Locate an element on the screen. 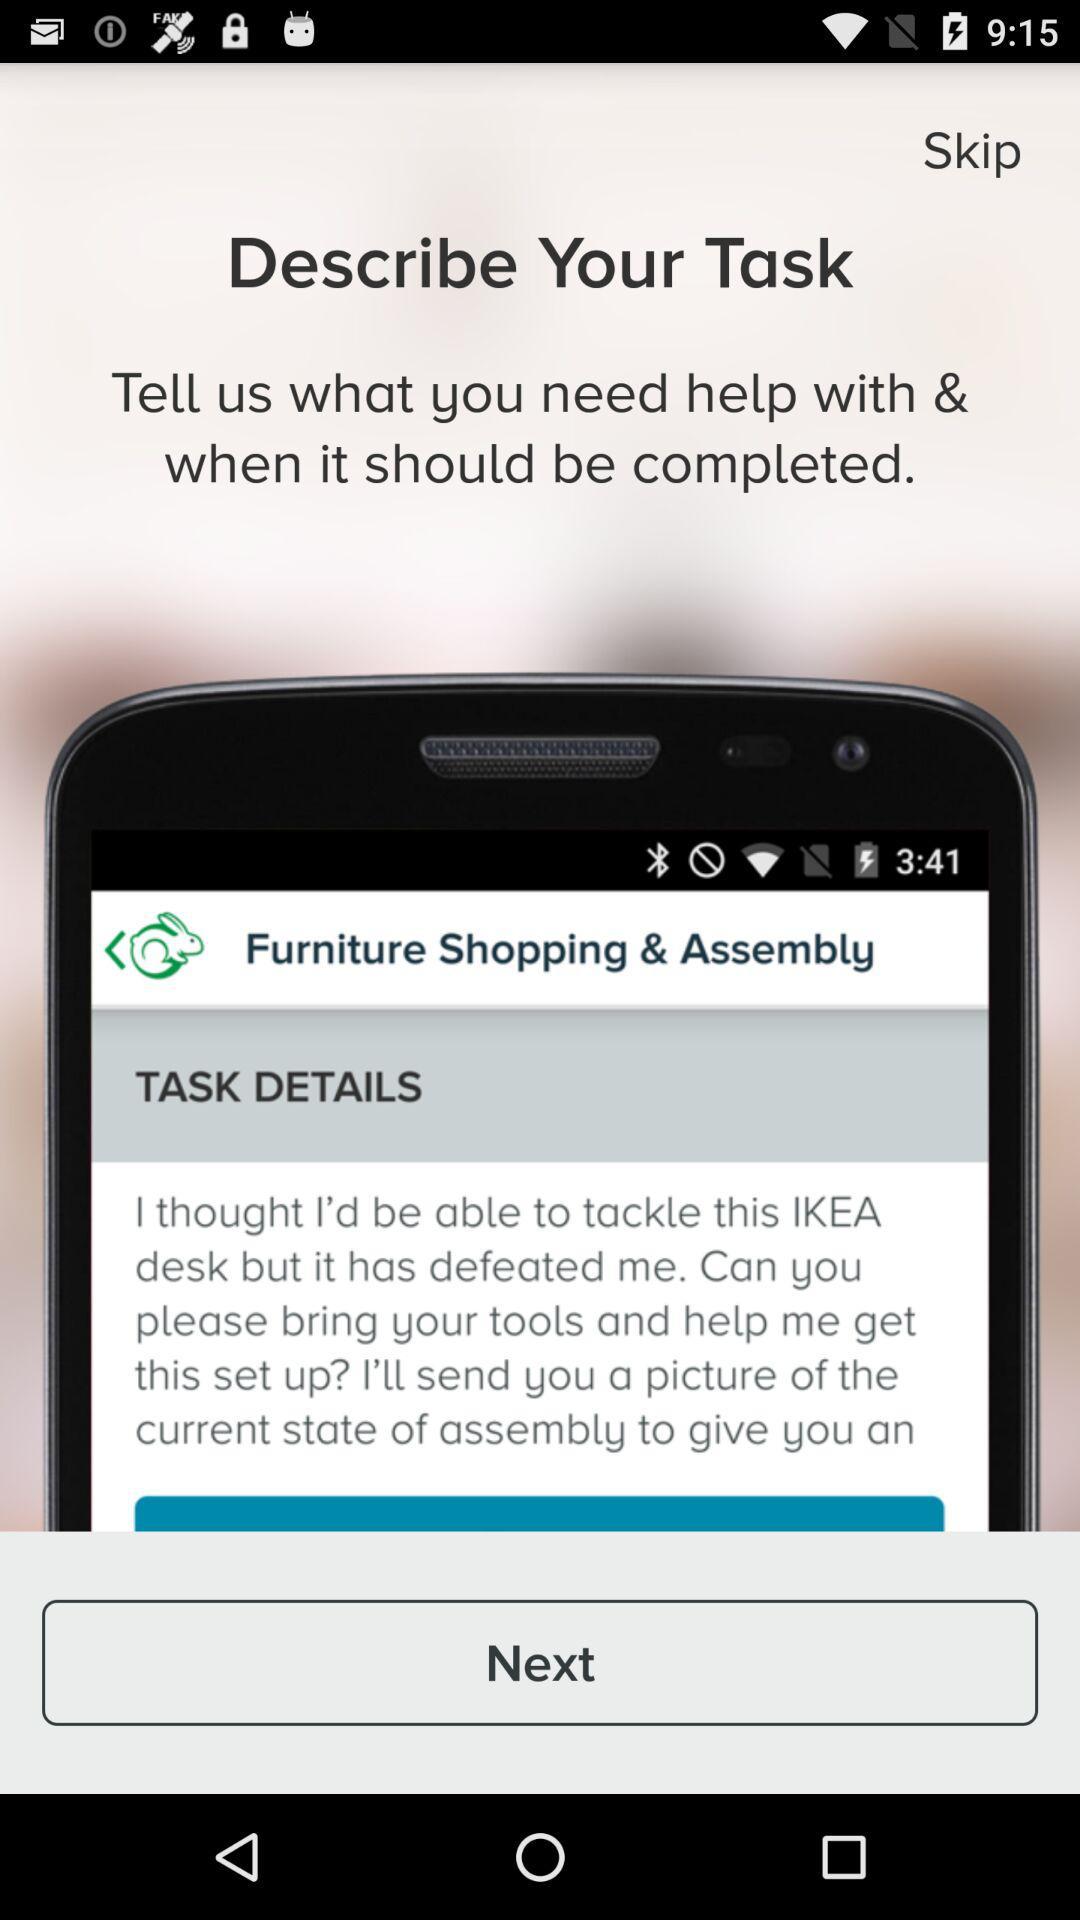 The height and width of the screenshot is (1920, 1080). skip icon is located at coordinates (971, 148).